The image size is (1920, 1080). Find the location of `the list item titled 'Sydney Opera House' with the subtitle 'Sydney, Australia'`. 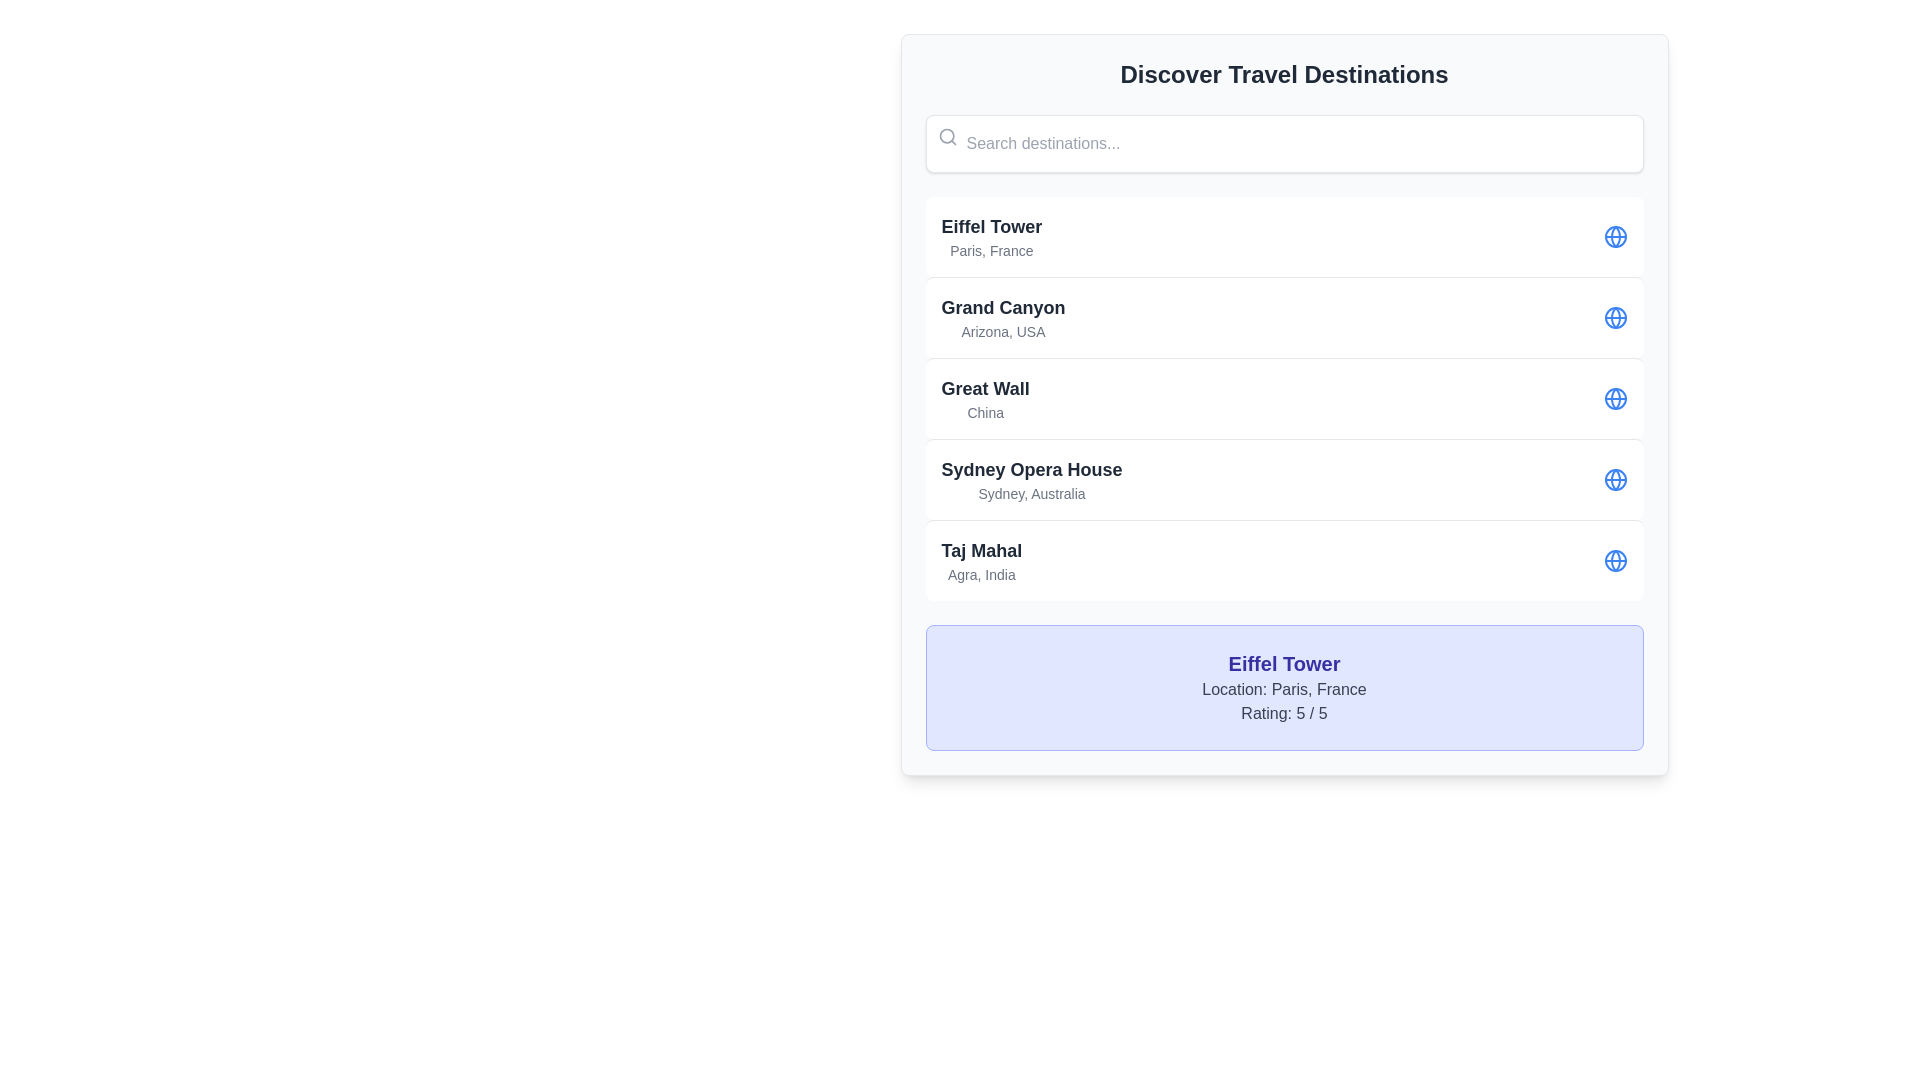

the list item titled 'Sydney Opera House' with the subtitle 'Sydney, Australia' is located at coordinates (1284, 479).